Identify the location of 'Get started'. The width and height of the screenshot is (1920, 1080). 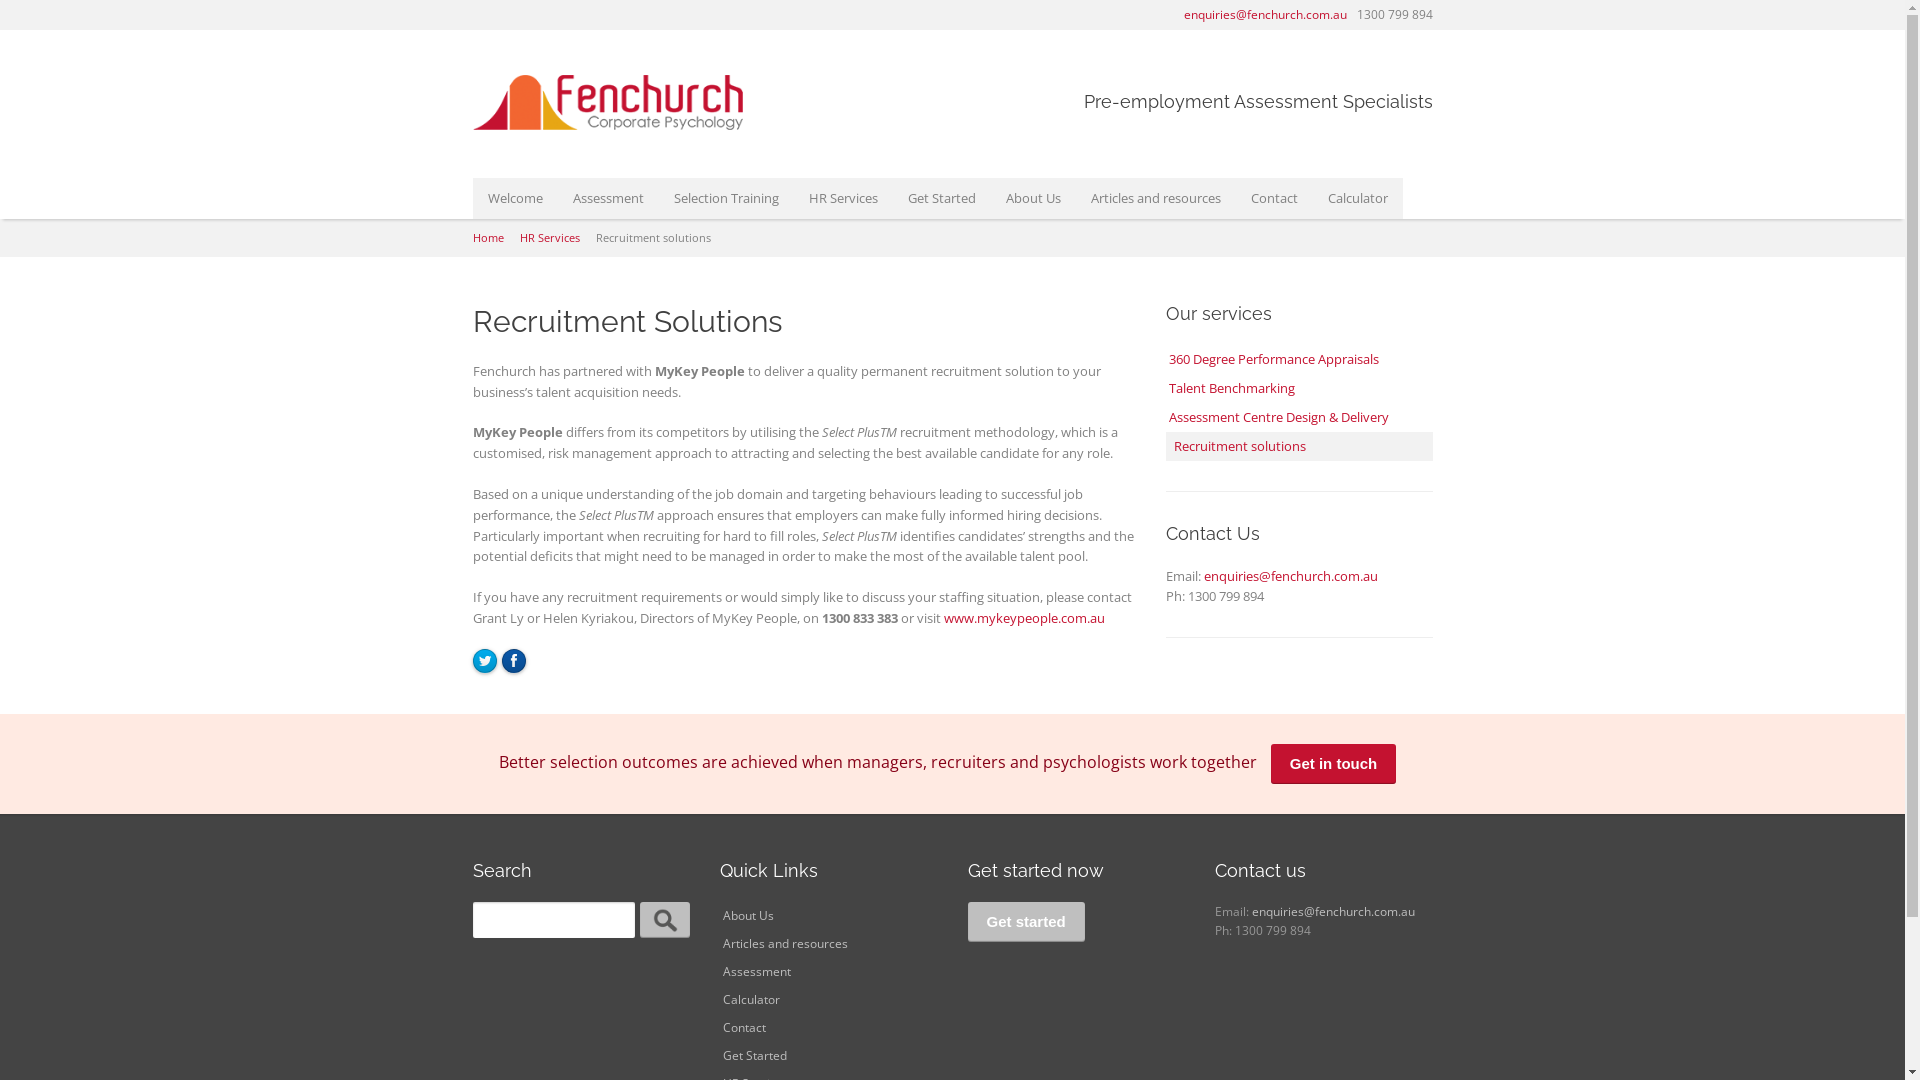
(1026, 921).